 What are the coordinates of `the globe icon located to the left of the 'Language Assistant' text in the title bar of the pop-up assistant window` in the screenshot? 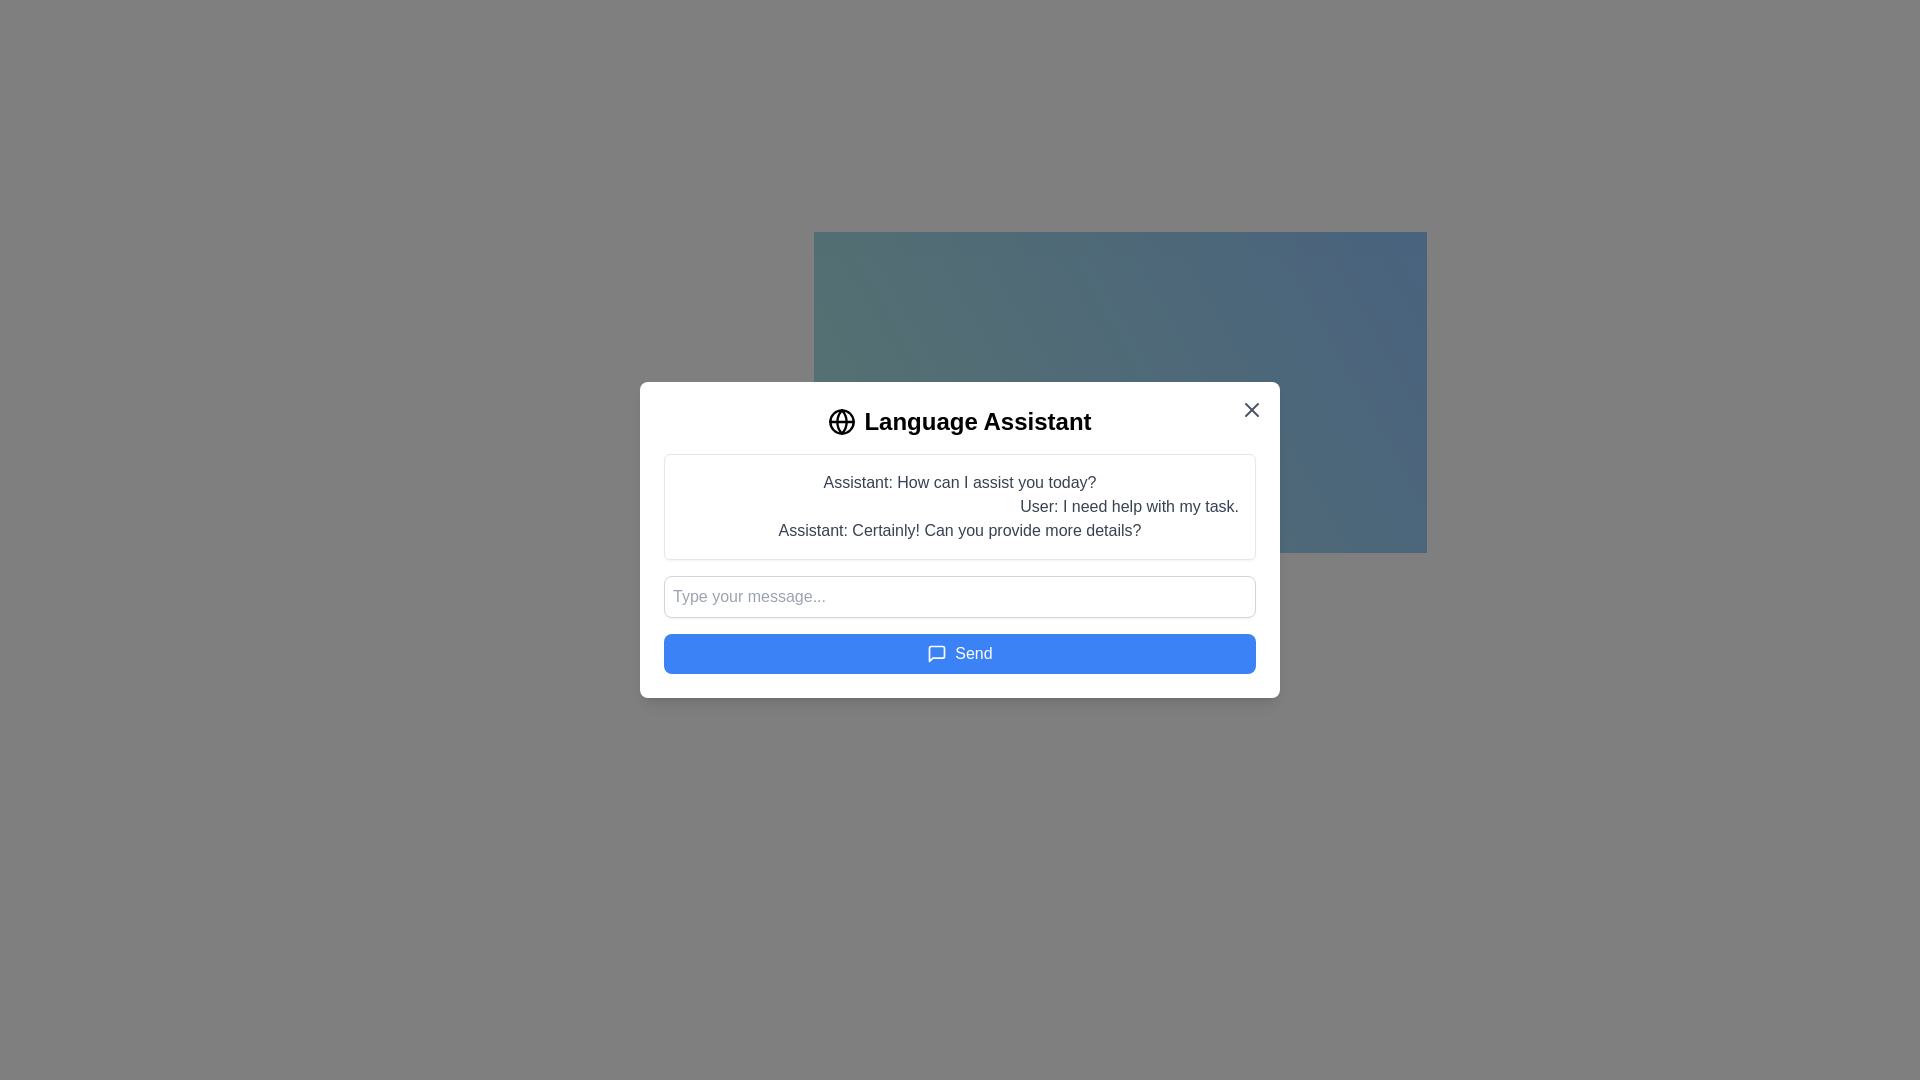 It's located at (842, 420).